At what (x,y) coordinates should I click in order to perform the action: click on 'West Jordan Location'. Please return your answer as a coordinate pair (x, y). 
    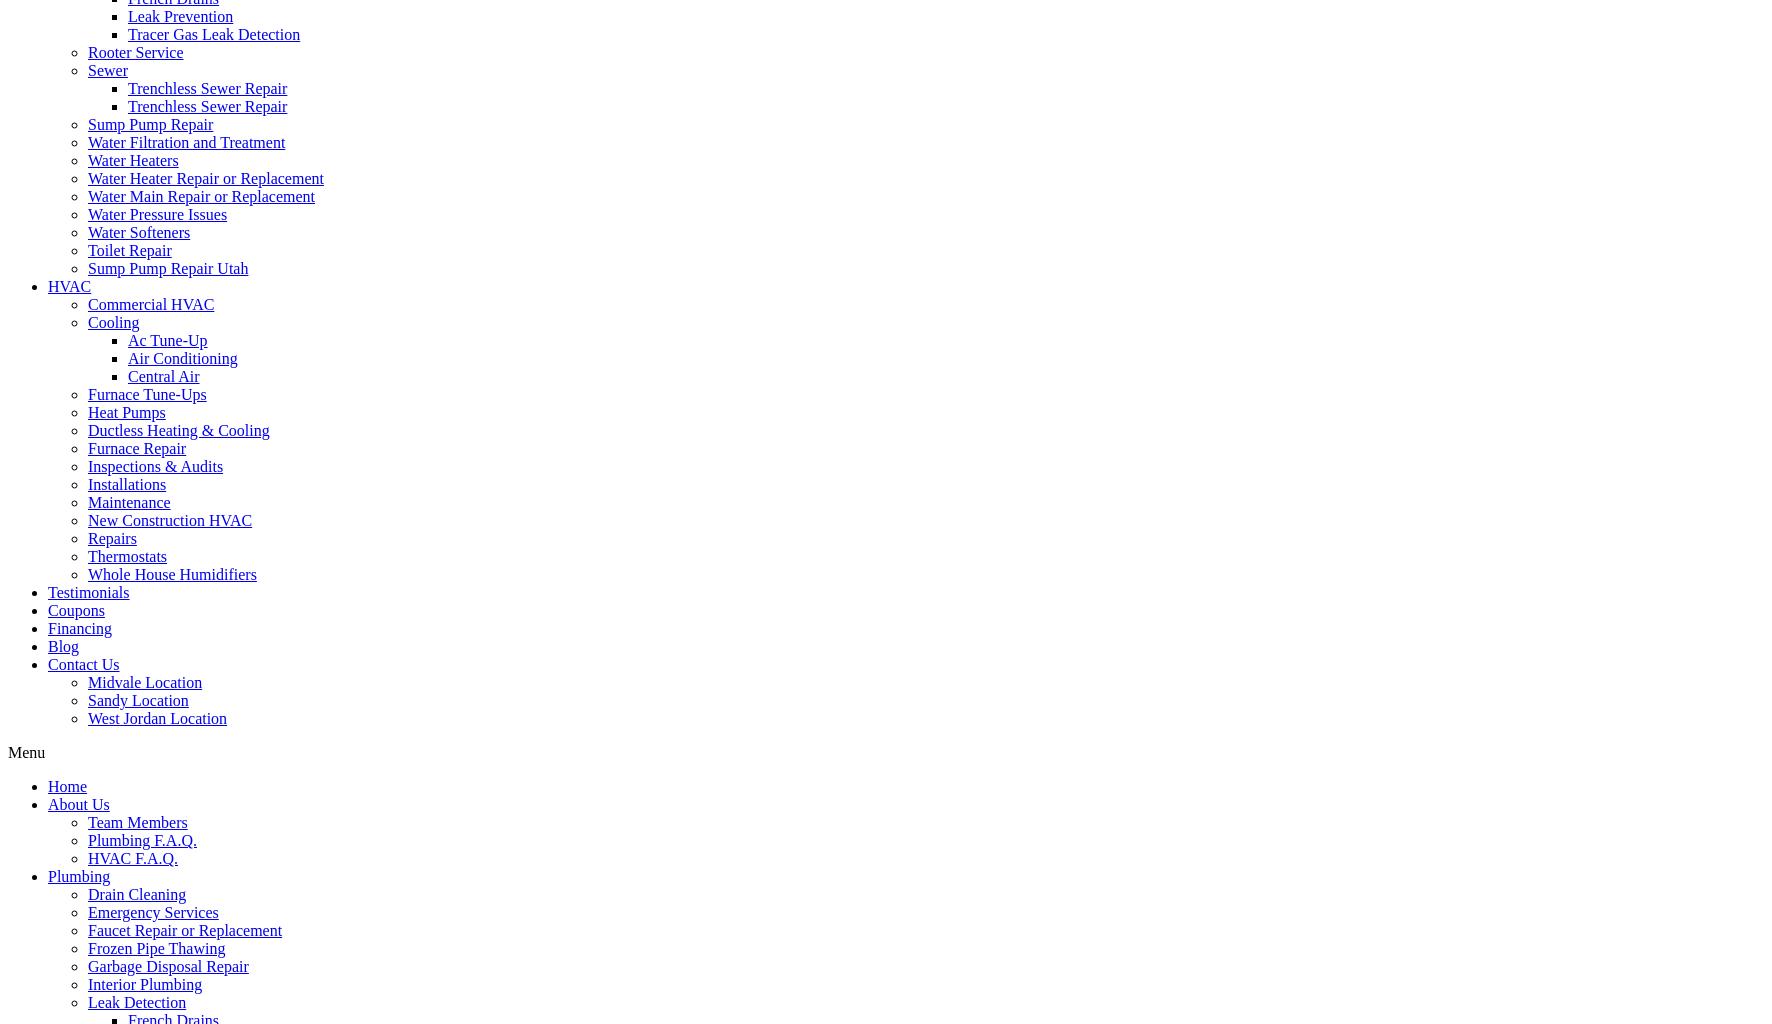
    Looking at the image, I should click on (87, 718).